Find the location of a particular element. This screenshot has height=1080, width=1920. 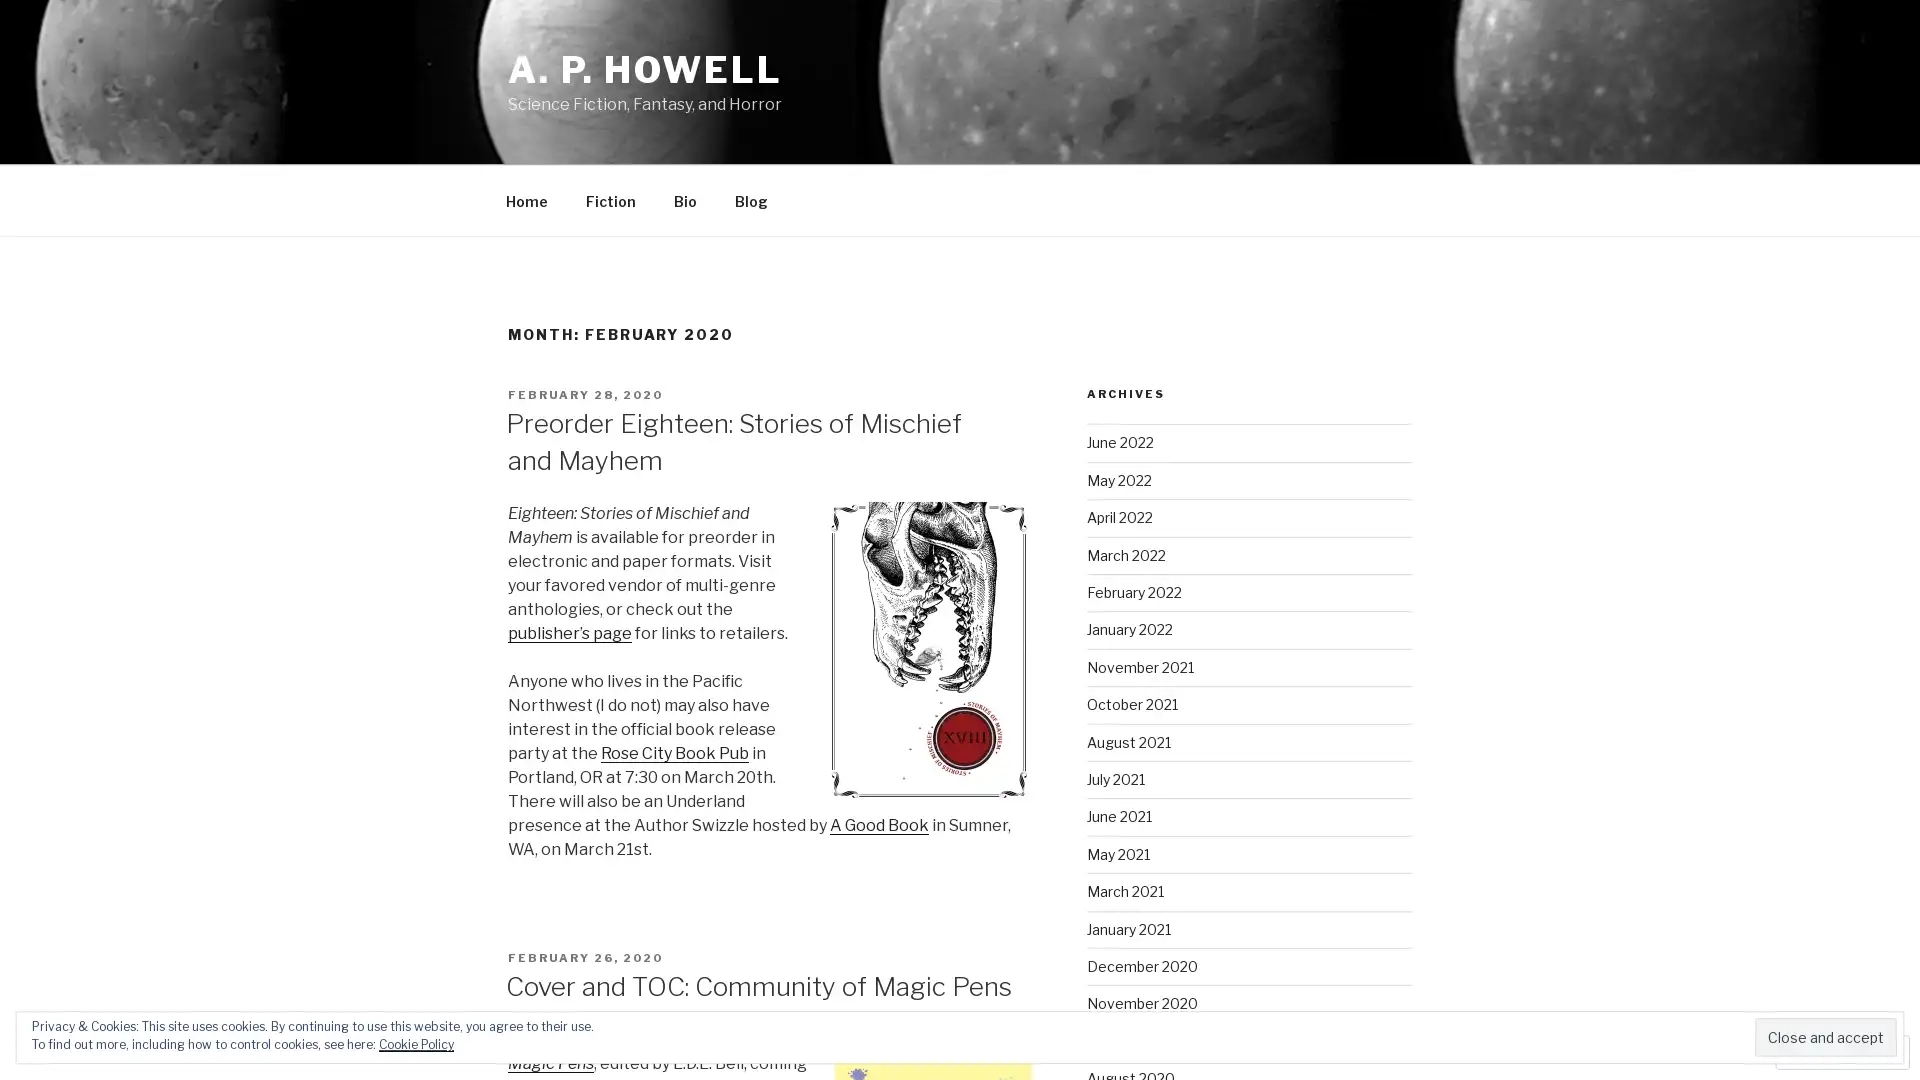

Close and accept is located at coordinates (1825, 1036).